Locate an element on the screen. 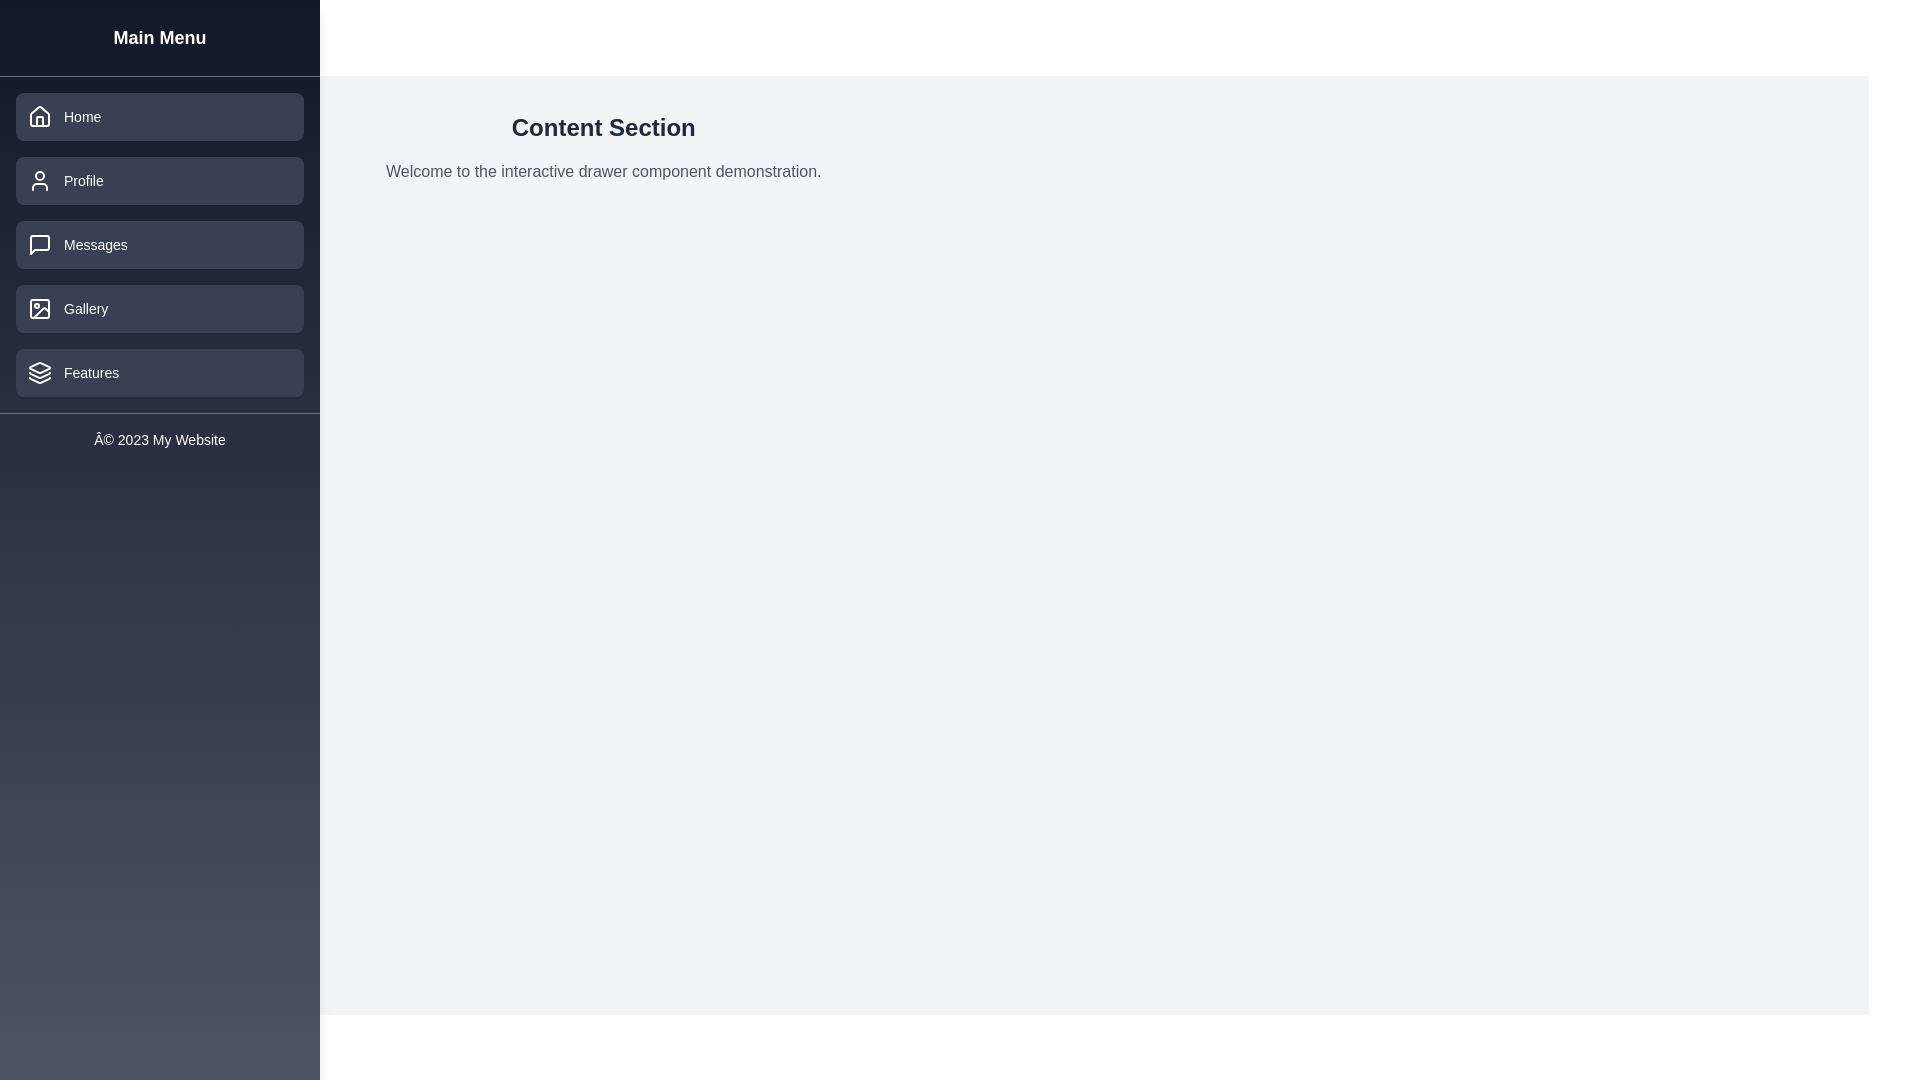  the 'Profile' button located in the sidebar menu, which is positioned below the 'Home' item and above the 'Messages' item is located at coordinates (158, 181).